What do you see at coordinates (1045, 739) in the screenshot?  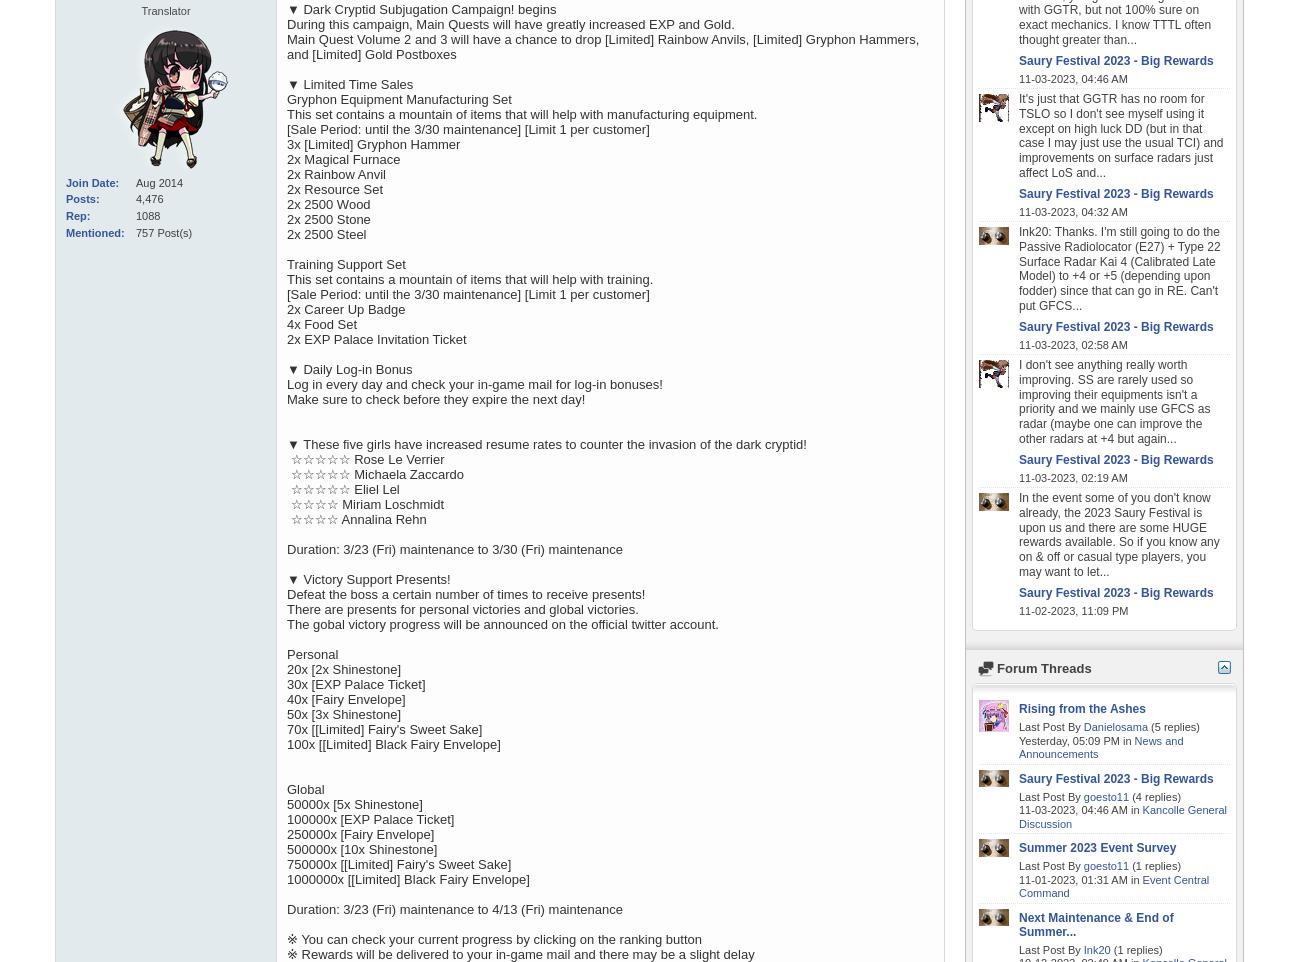 I see `'Yesterday,'` at bounding box center [1045, 739].